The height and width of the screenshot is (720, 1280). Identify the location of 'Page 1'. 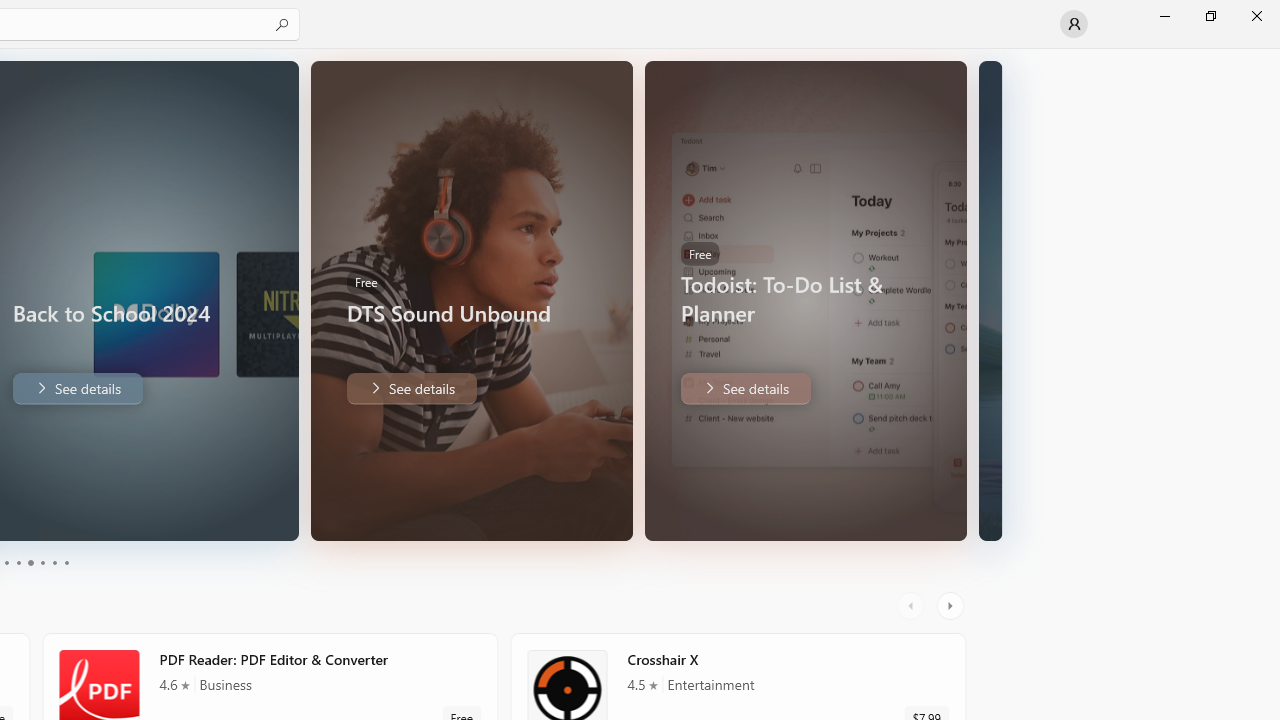
(5, 563).